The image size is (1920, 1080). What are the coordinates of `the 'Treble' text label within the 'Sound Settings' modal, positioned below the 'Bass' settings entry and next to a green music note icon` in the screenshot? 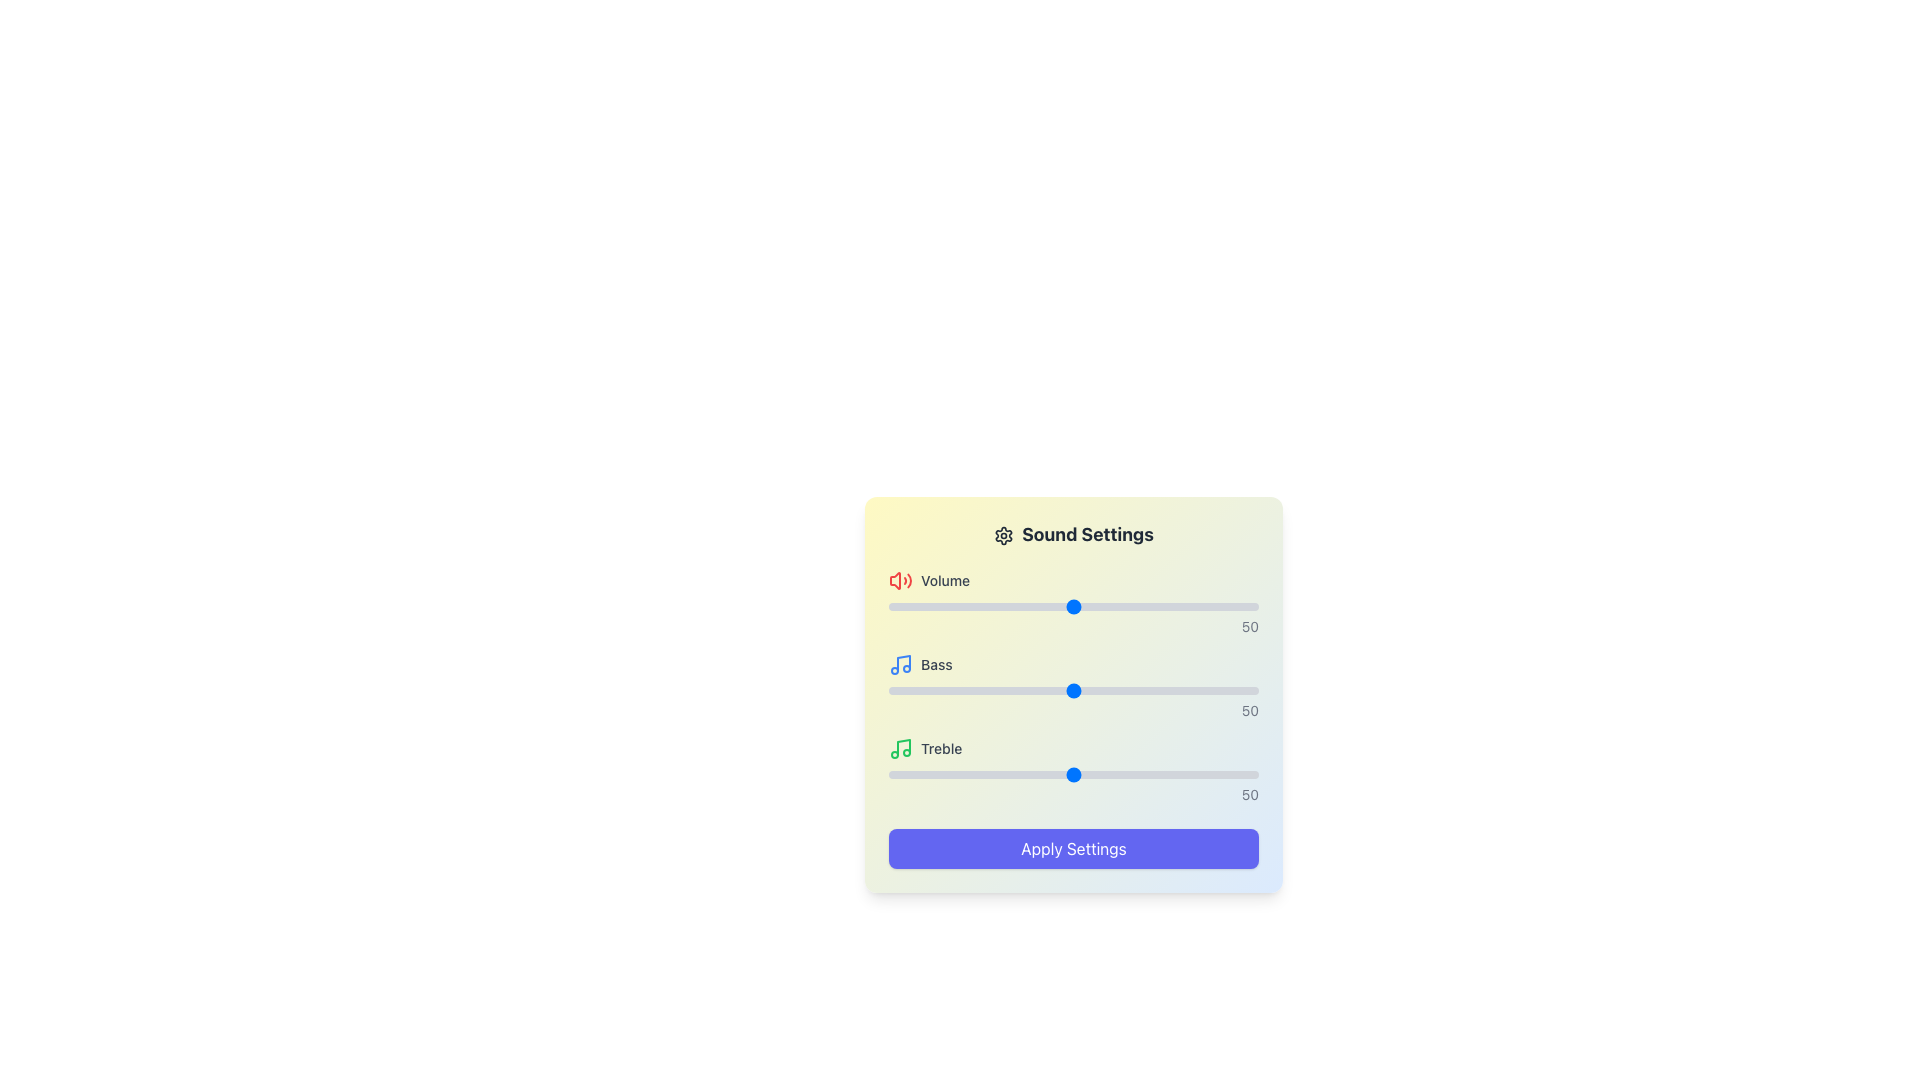 It's located at (940, 748).